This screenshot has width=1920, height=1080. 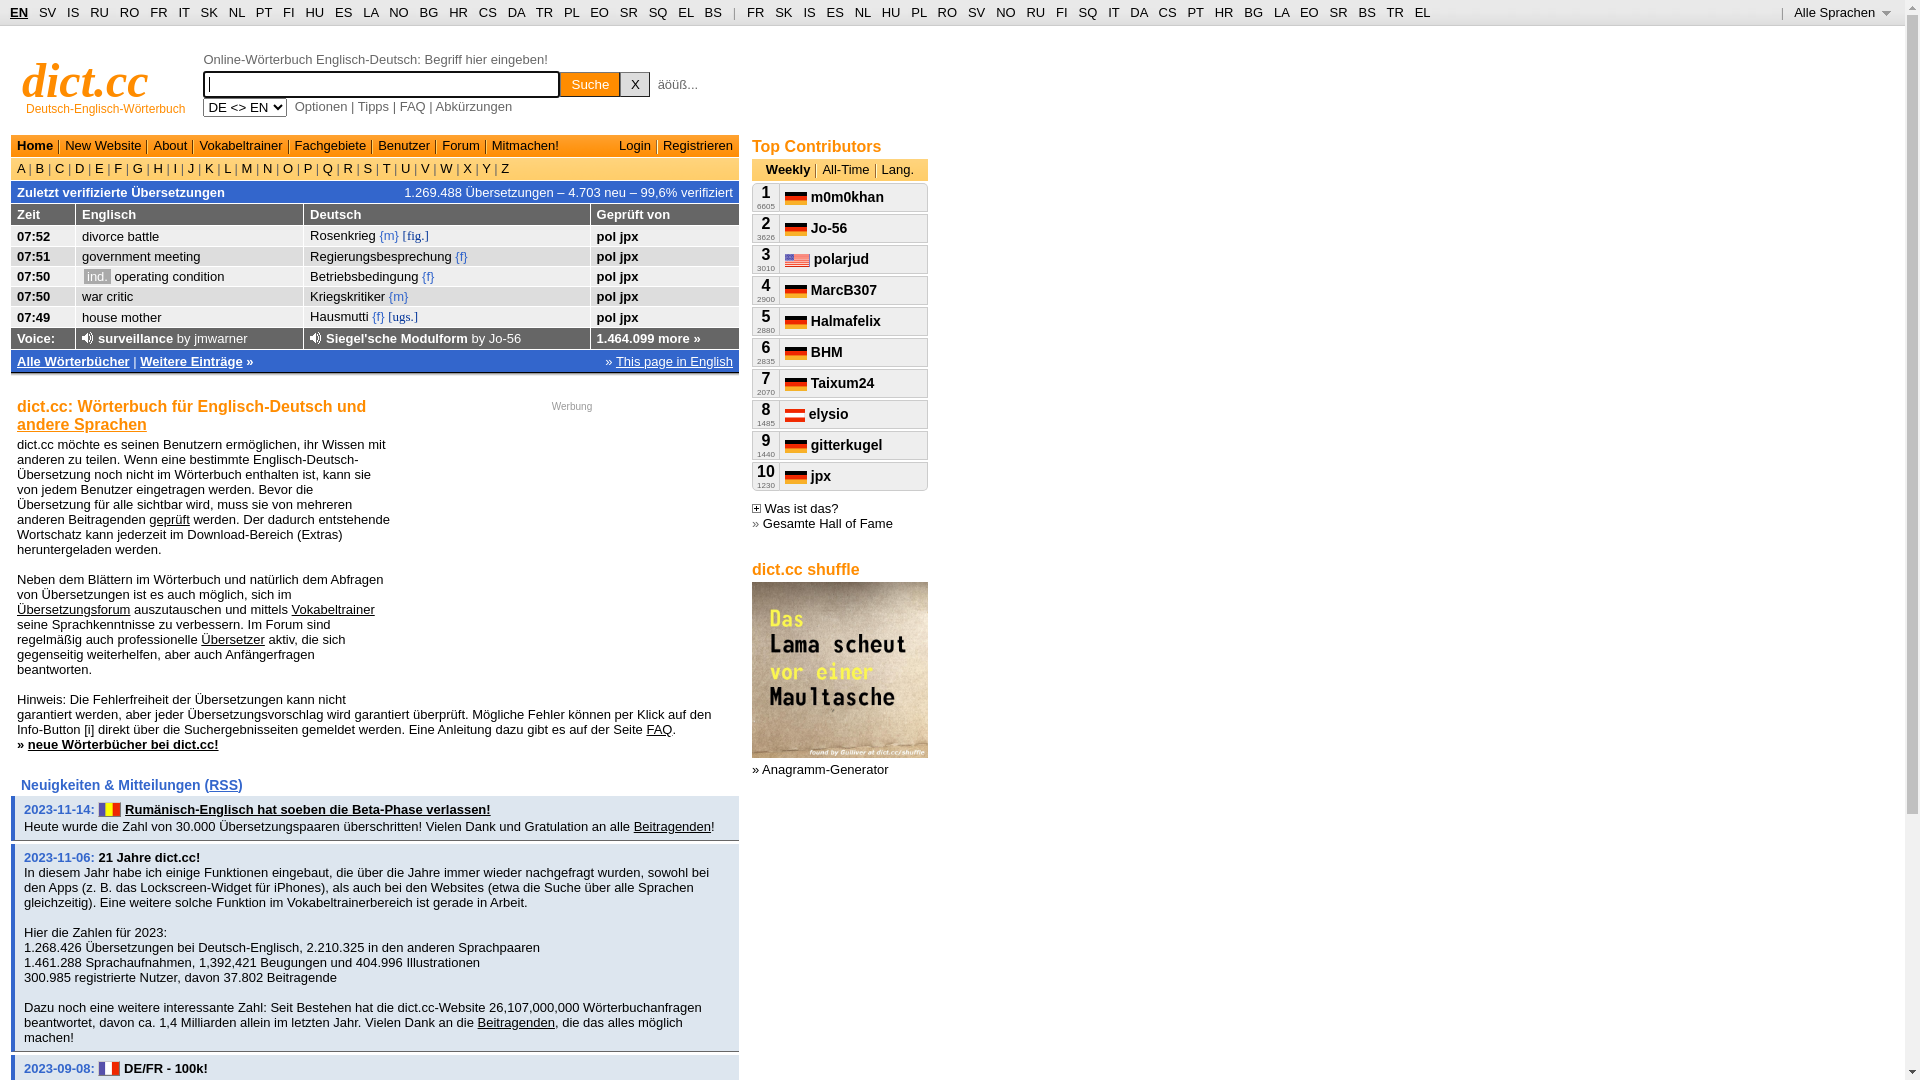 I want to click on 'D', so click(x=79, y=167).